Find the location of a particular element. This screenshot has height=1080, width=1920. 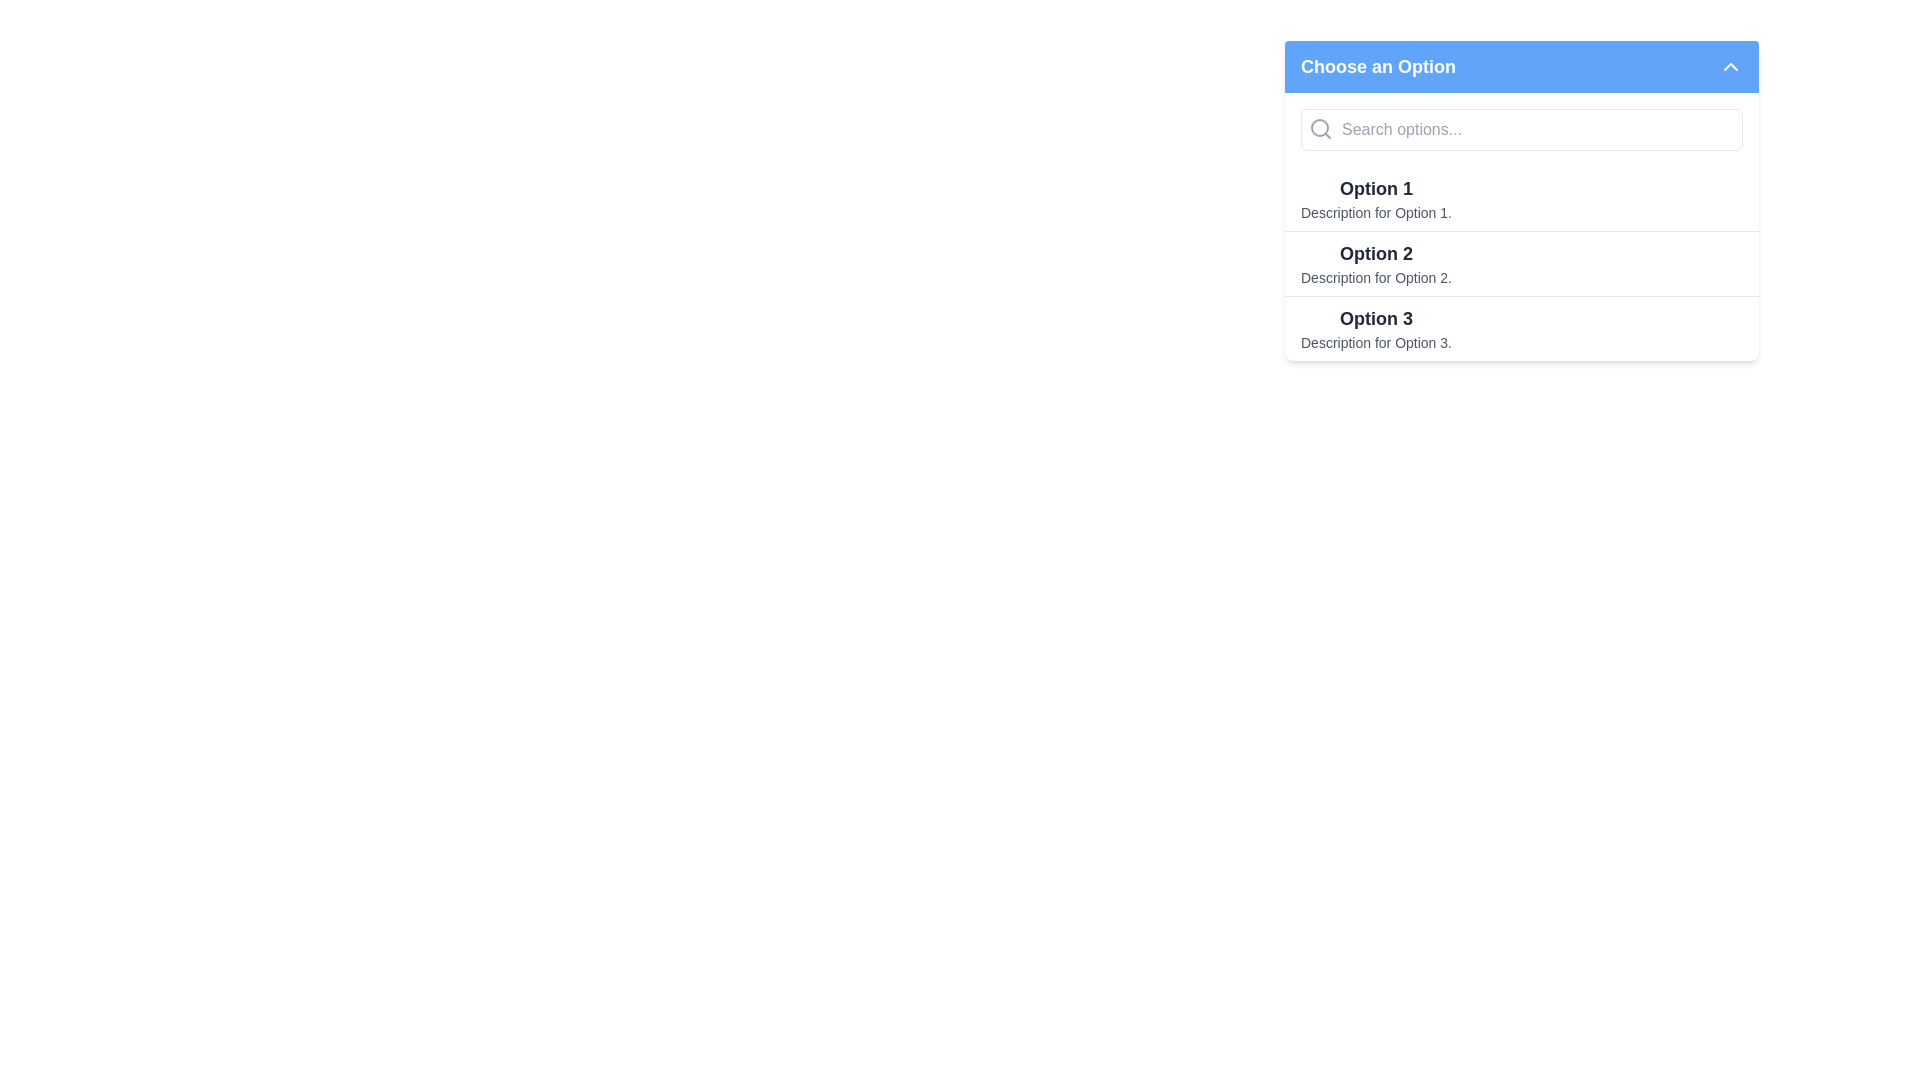

the small-sized light gray text 'Description for Option 1.' located inside the dropdown menu labeled 'Choose an Option', situated directly below 'Option 1' is located at coordinates (1375, 212).